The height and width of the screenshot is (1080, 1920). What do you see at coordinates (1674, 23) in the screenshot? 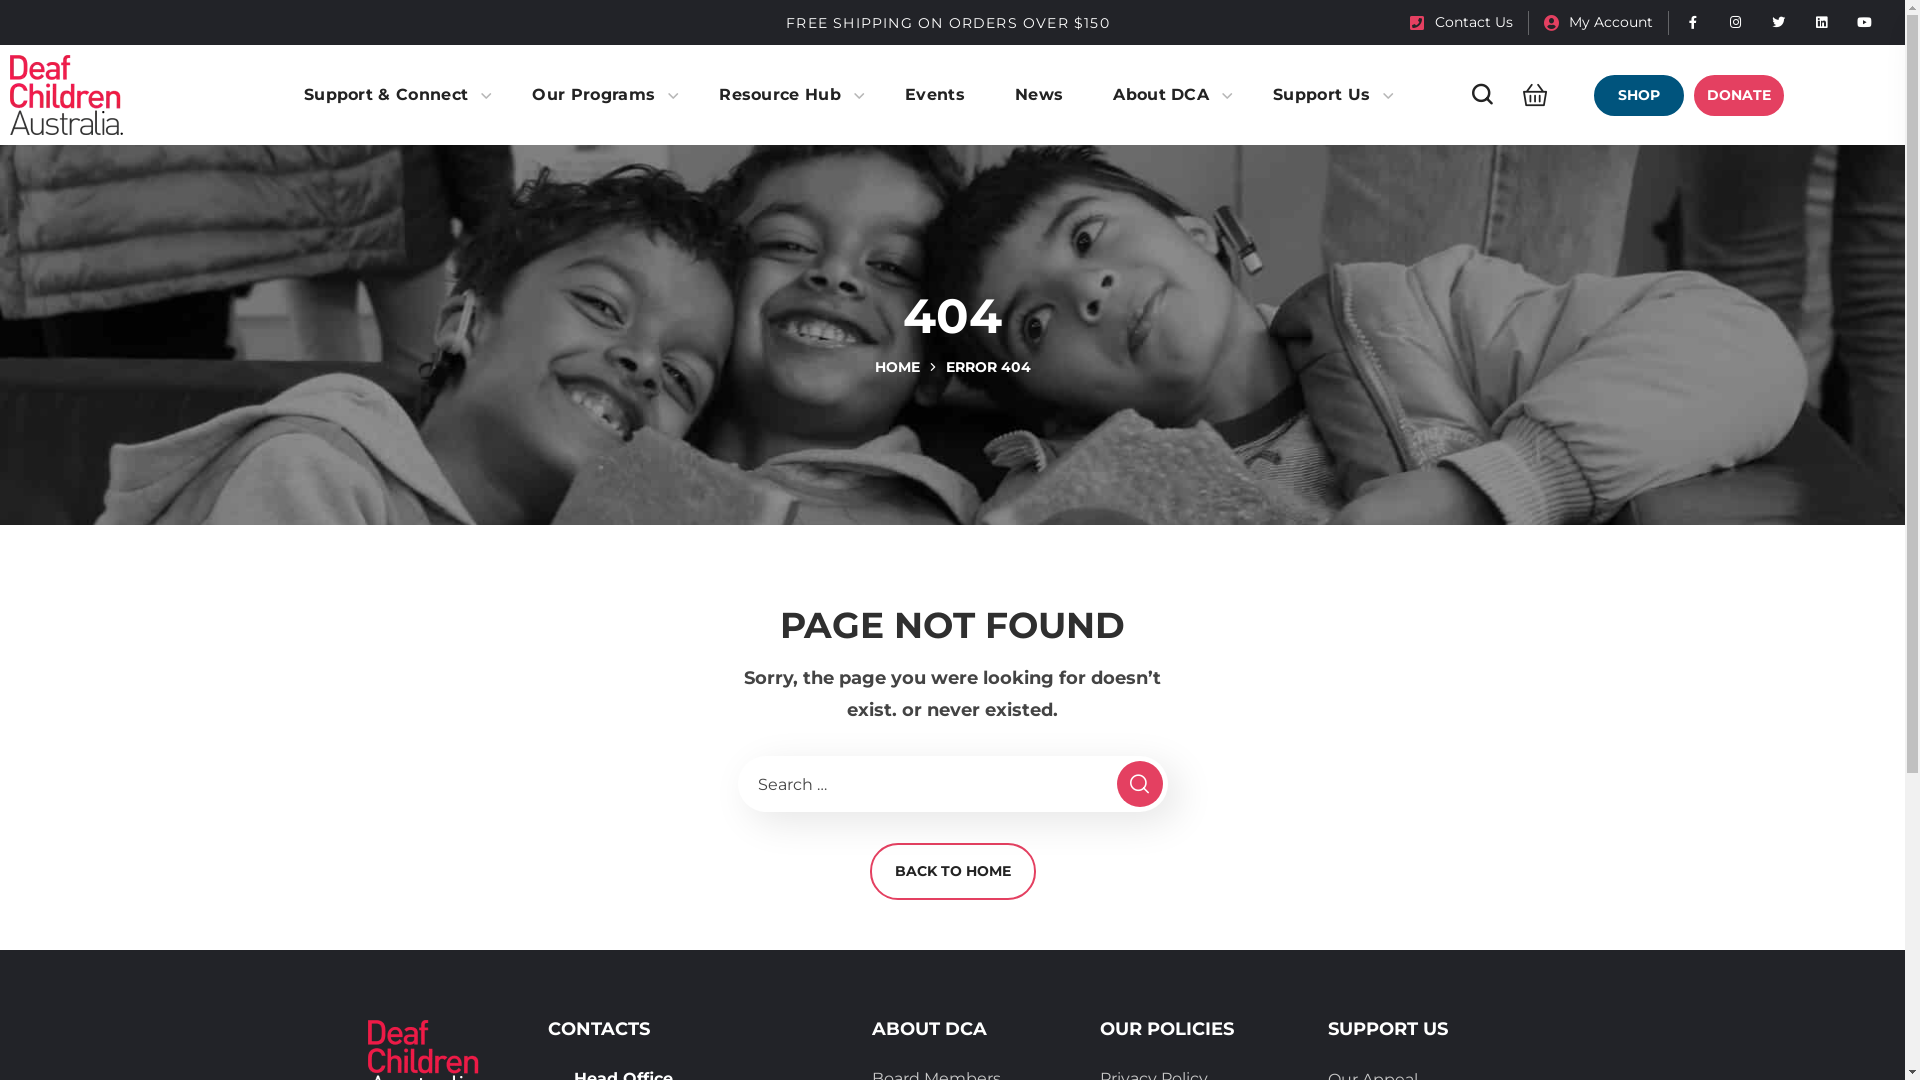
I see `'Facebook'` at bounding box center [1674, 23].